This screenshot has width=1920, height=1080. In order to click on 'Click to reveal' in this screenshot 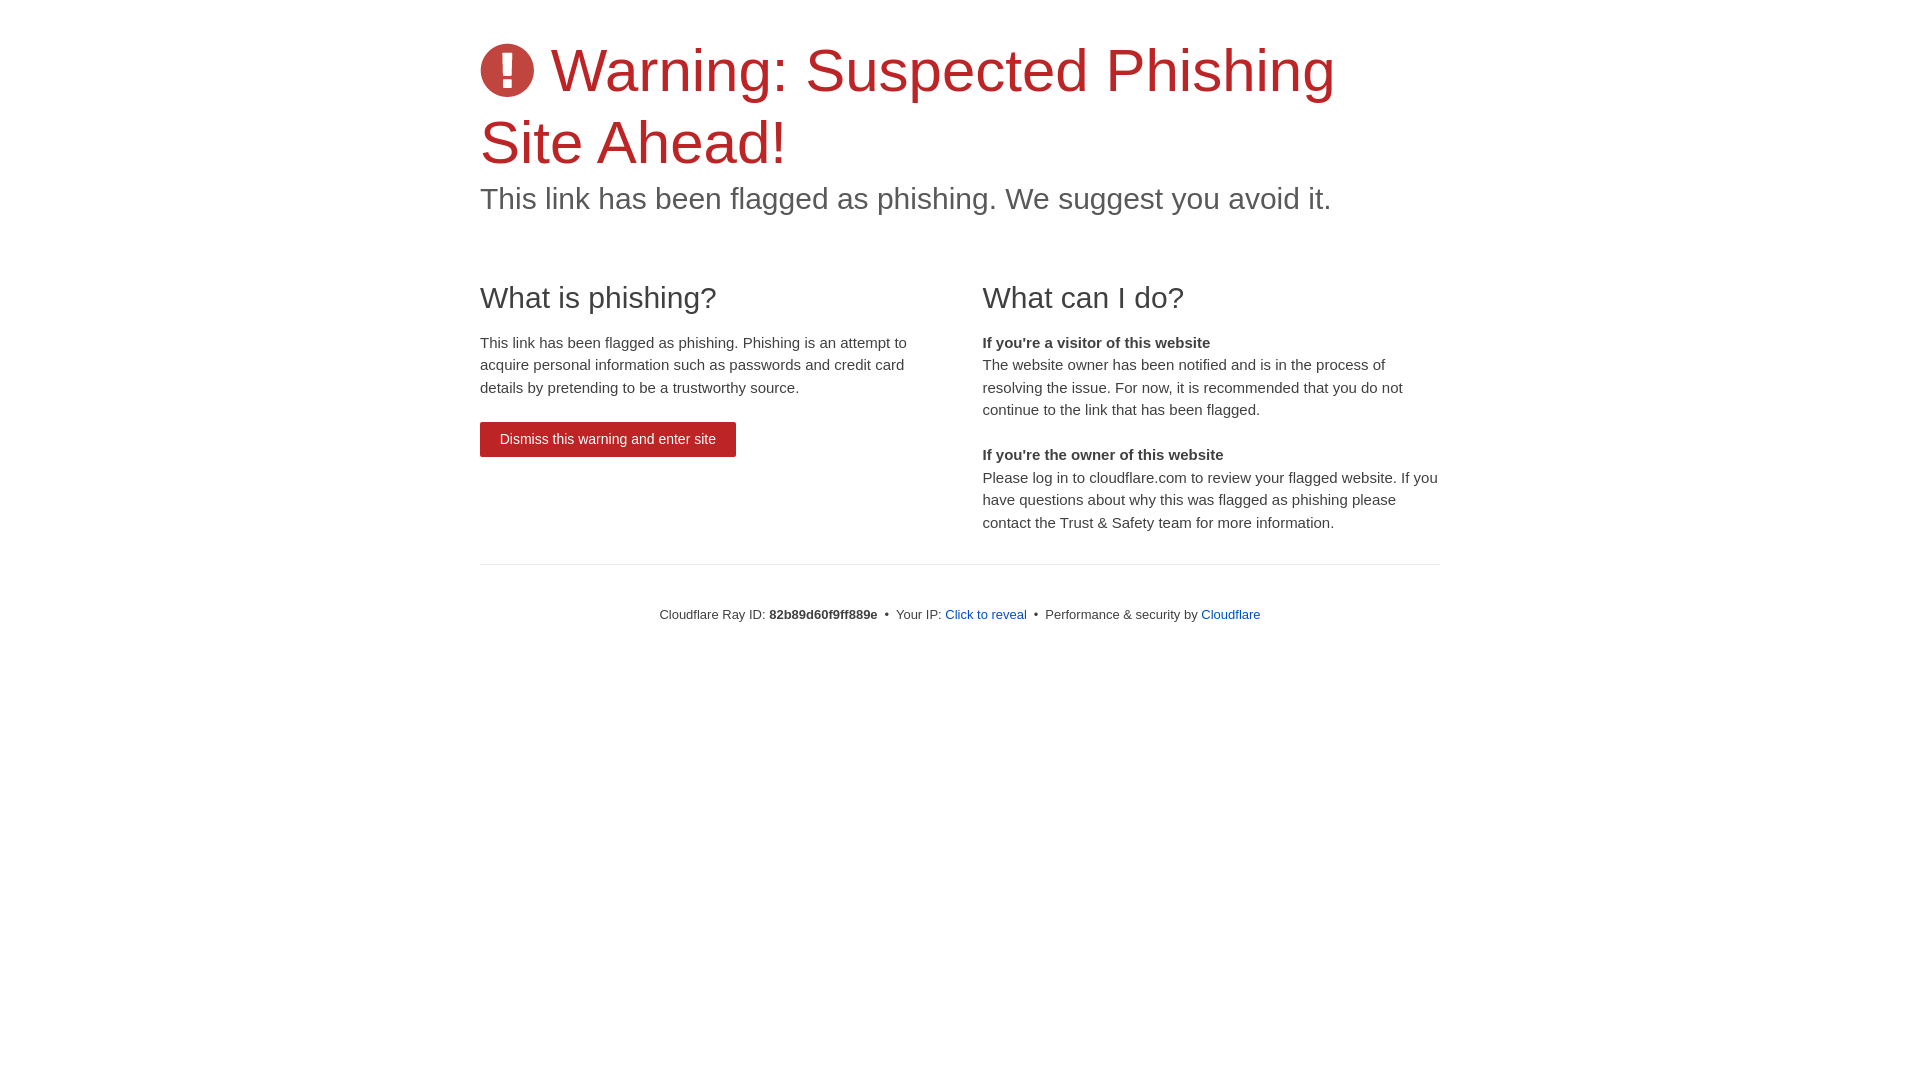, I will do `click(985, 613)`.